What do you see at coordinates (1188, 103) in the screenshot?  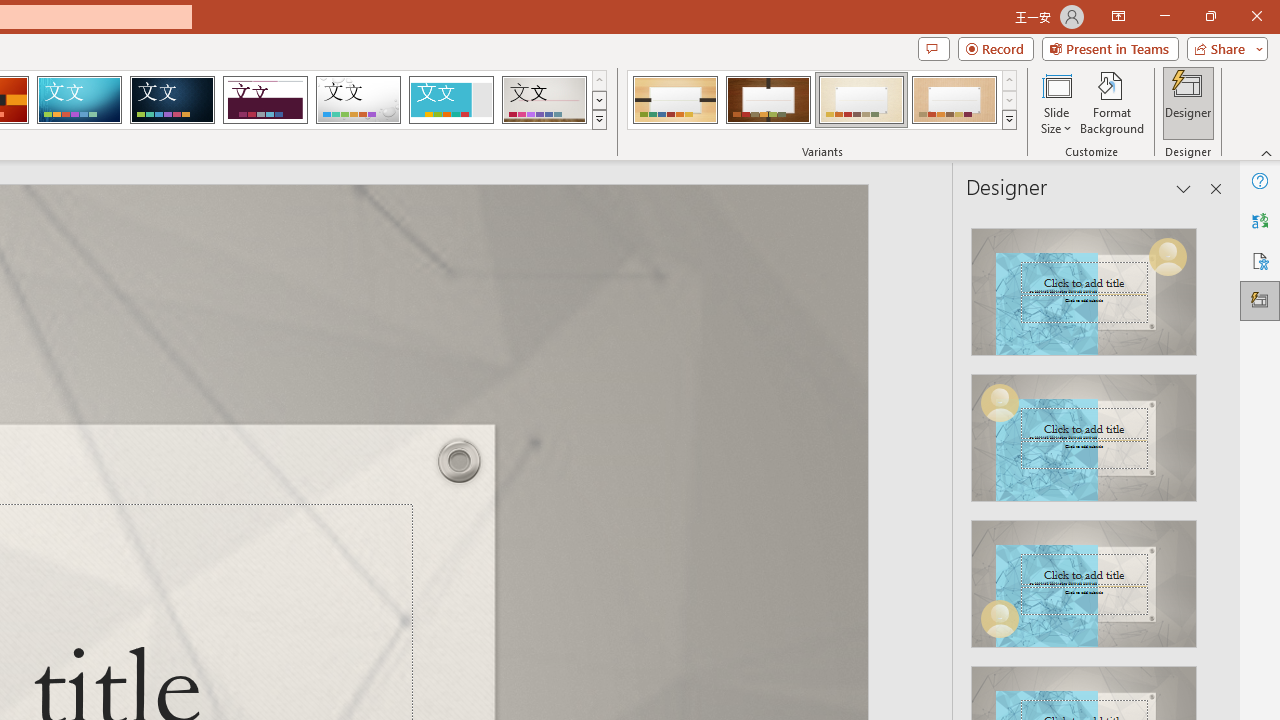 I see `'Designer'` at bounding box center [1188, 103].